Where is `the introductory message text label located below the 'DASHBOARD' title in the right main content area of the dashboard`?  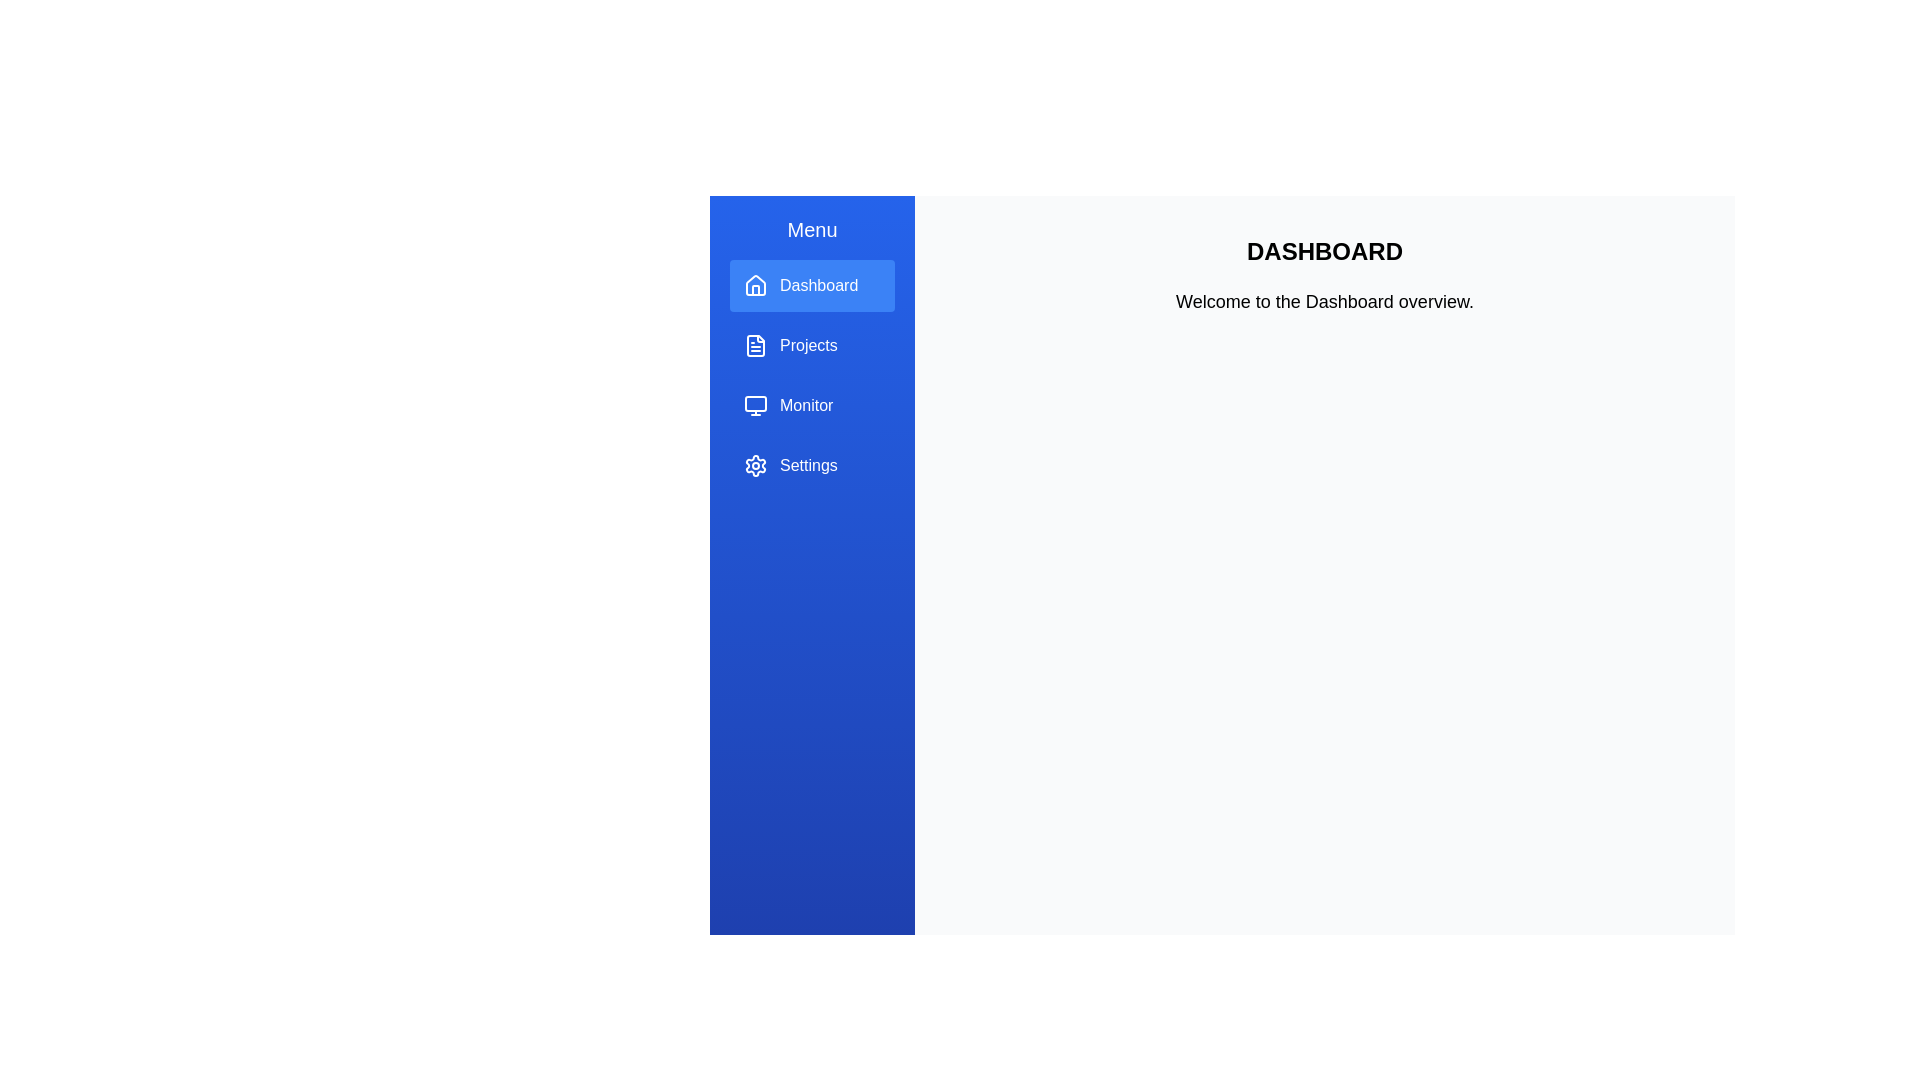 the introductory message text label located below the 'DASHBOARD' title in the right main content area of the dashboard is located at coordinates (1324, 301).